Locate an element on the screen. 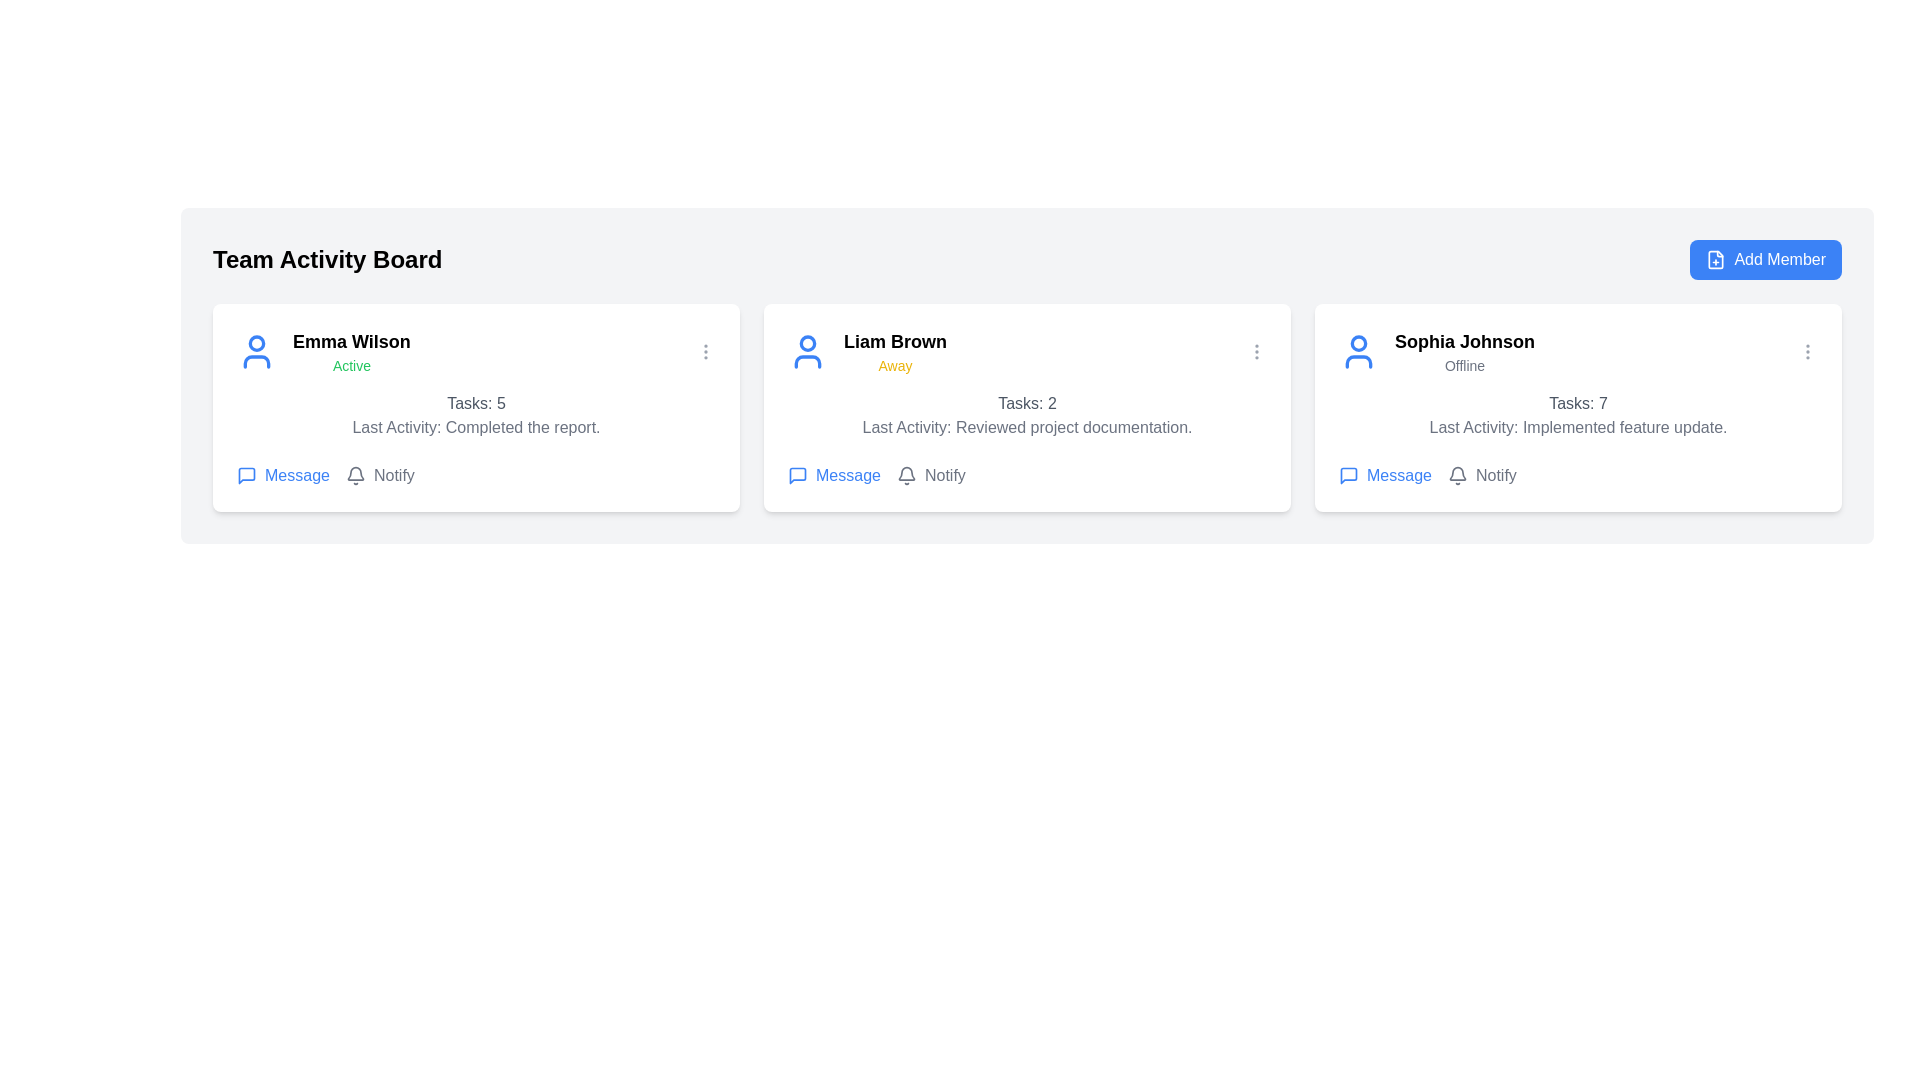  the text label displaying the number of tasks assigned to 'Liam Brown' in the middle card of the row, located directly below the name and status indicator is located at coordinates (1027, 404).